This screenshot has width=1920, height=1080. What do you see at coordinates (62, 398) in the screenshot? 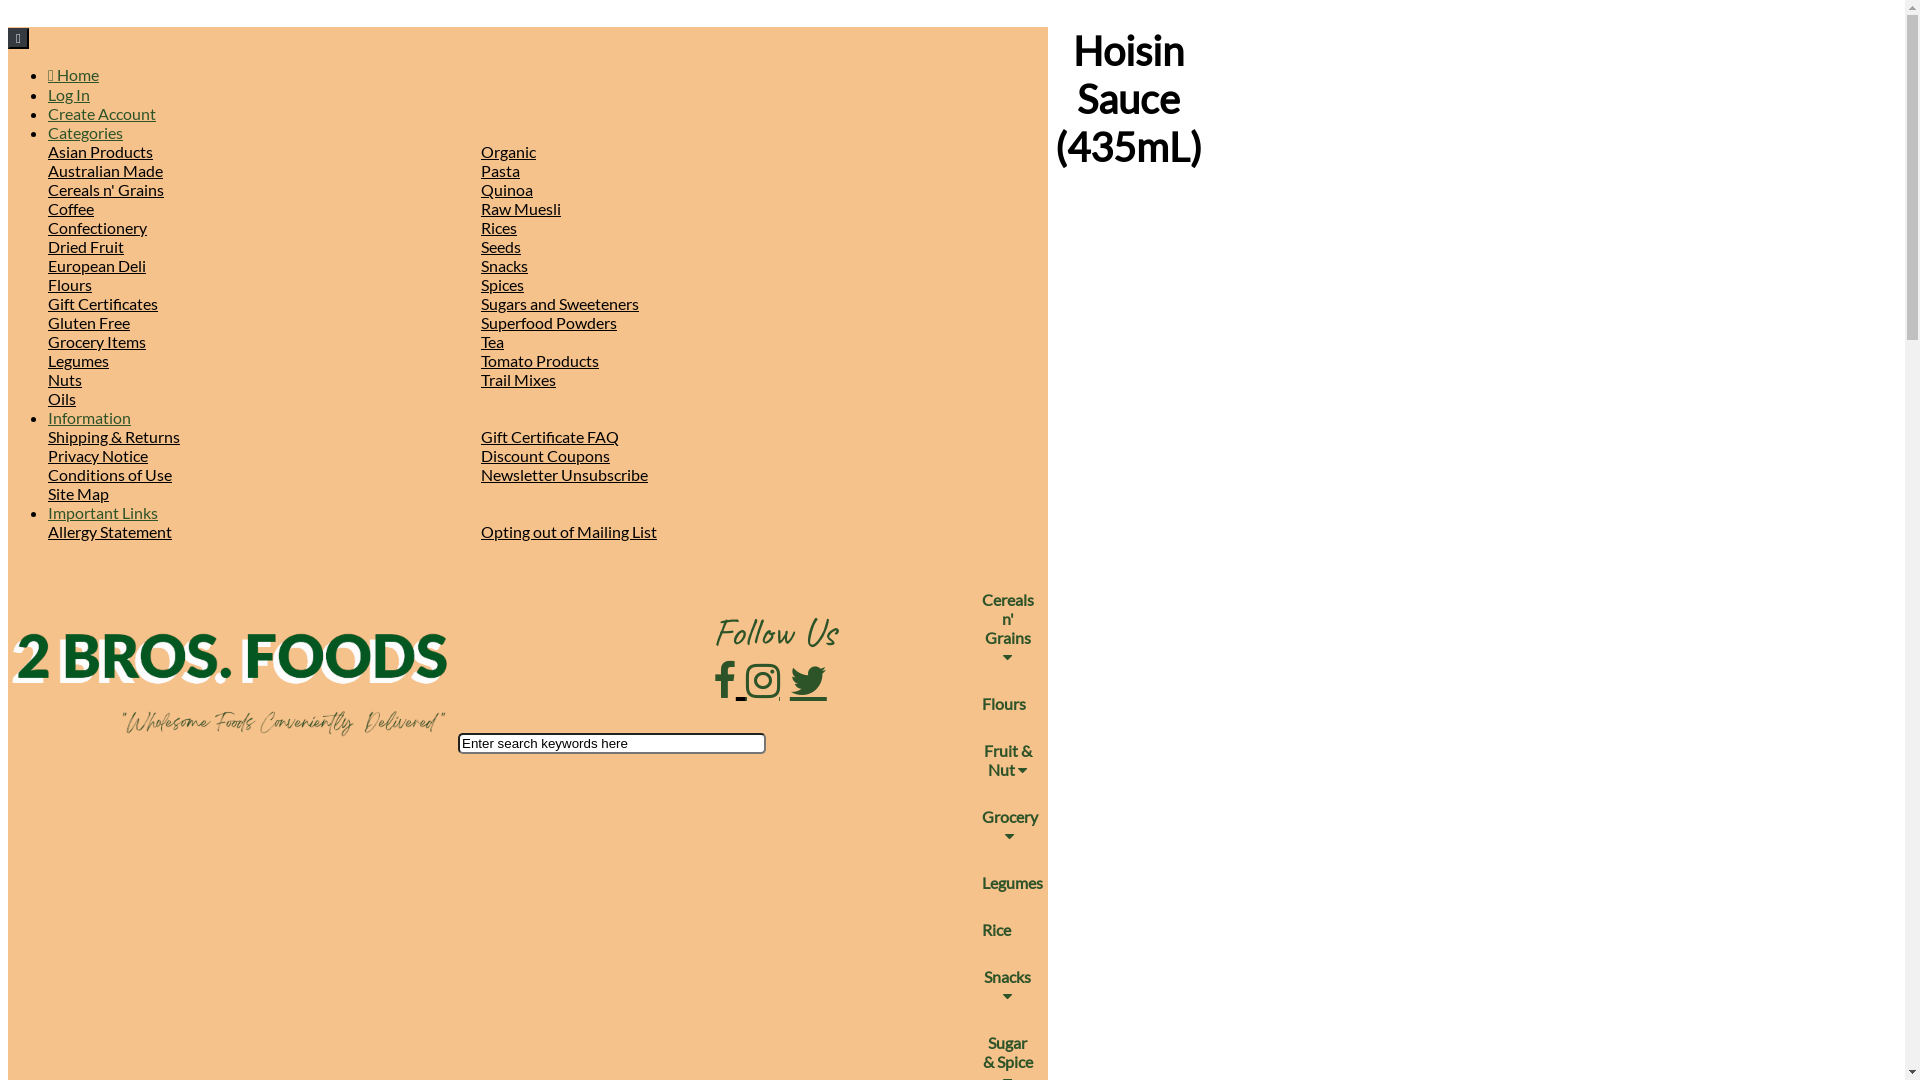
I see `'Oils'` at bounding box center [62, 398].